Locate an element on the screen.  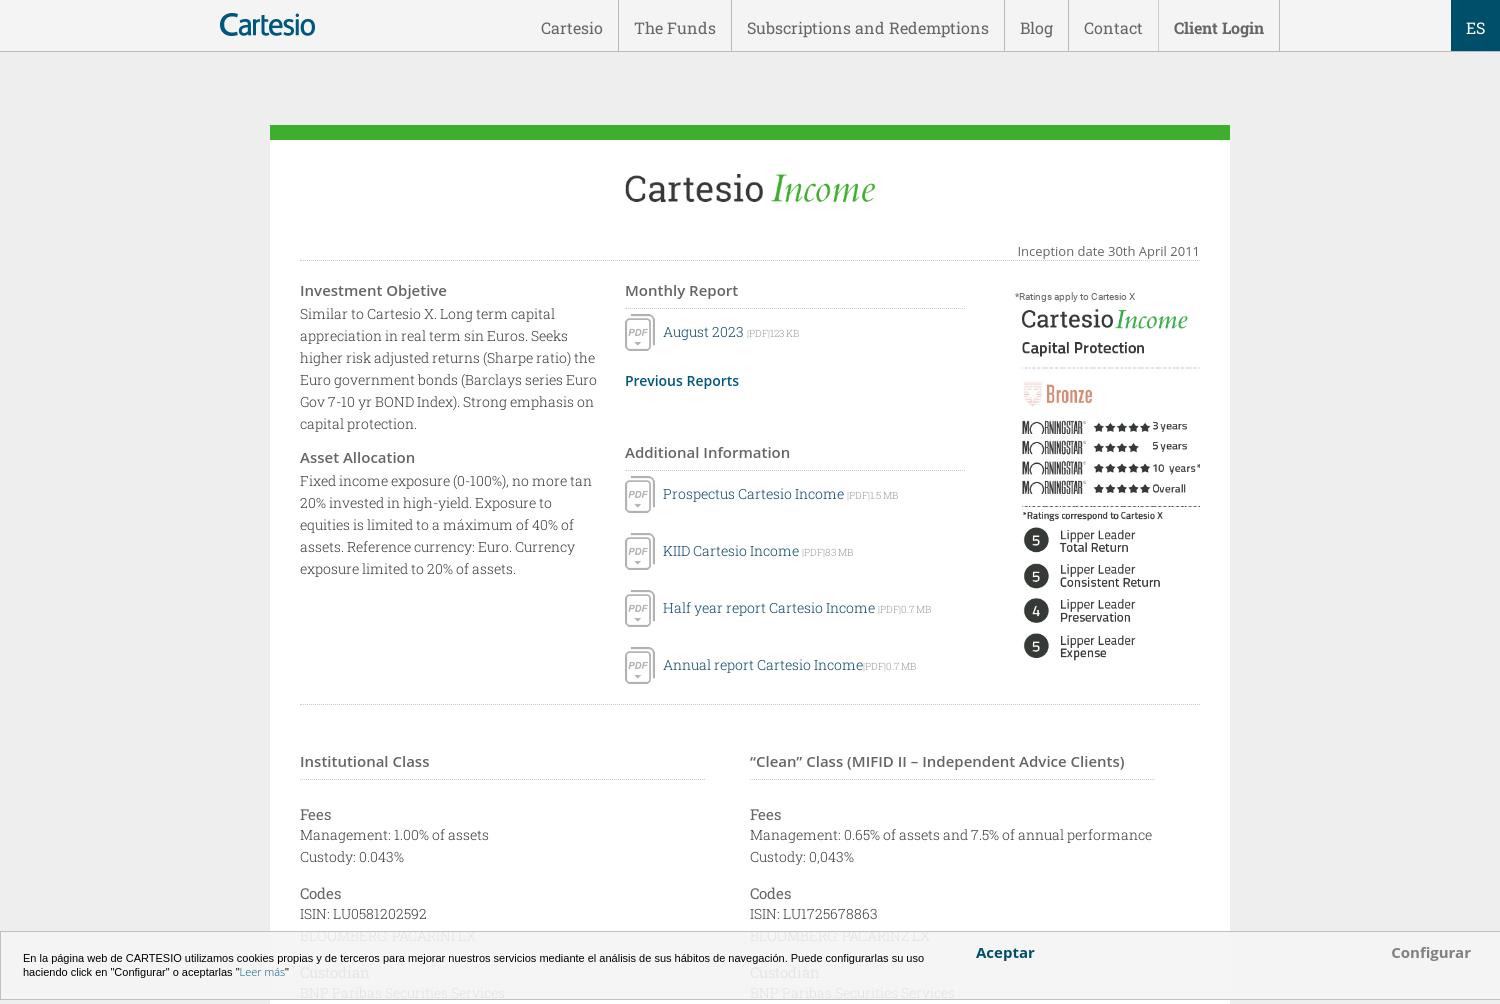
'KIID Cartesio Income' is located at coordinates (731, 550).